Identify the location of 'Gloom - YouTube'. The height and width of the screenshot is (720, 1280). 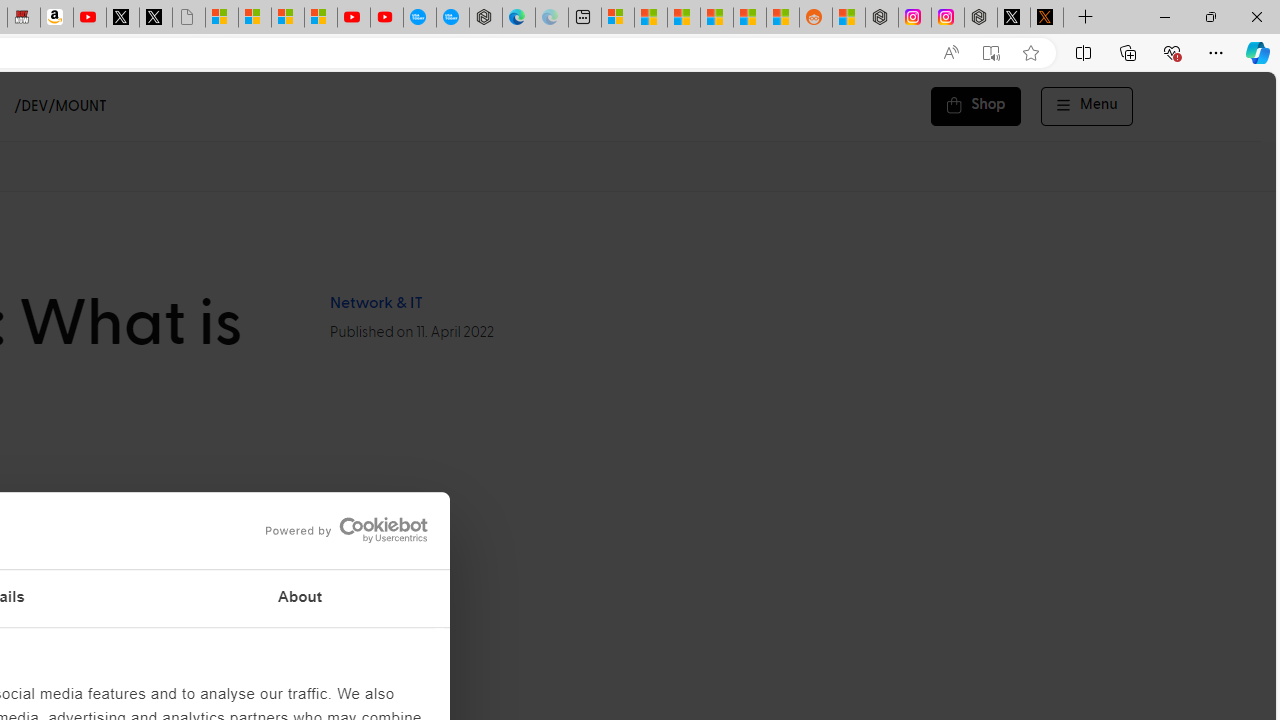
(353, 17).